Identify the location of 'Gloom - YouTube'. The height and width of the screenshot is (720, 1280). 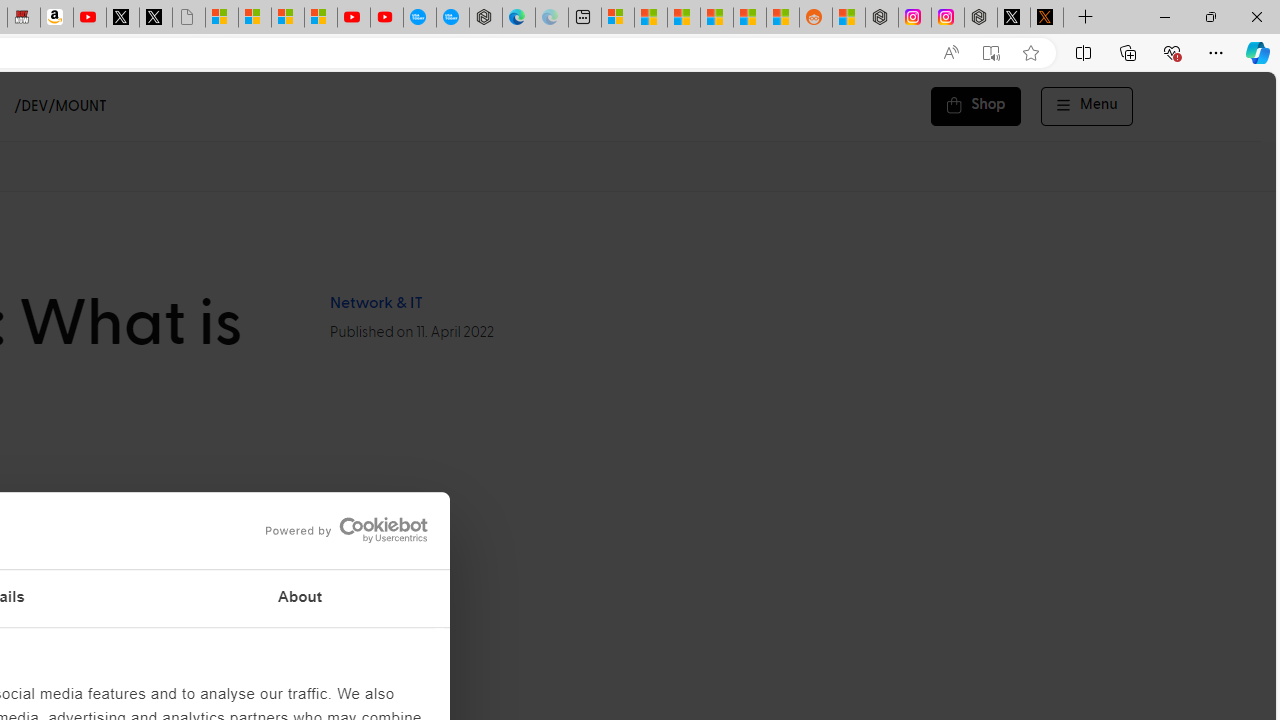
(353, 17).